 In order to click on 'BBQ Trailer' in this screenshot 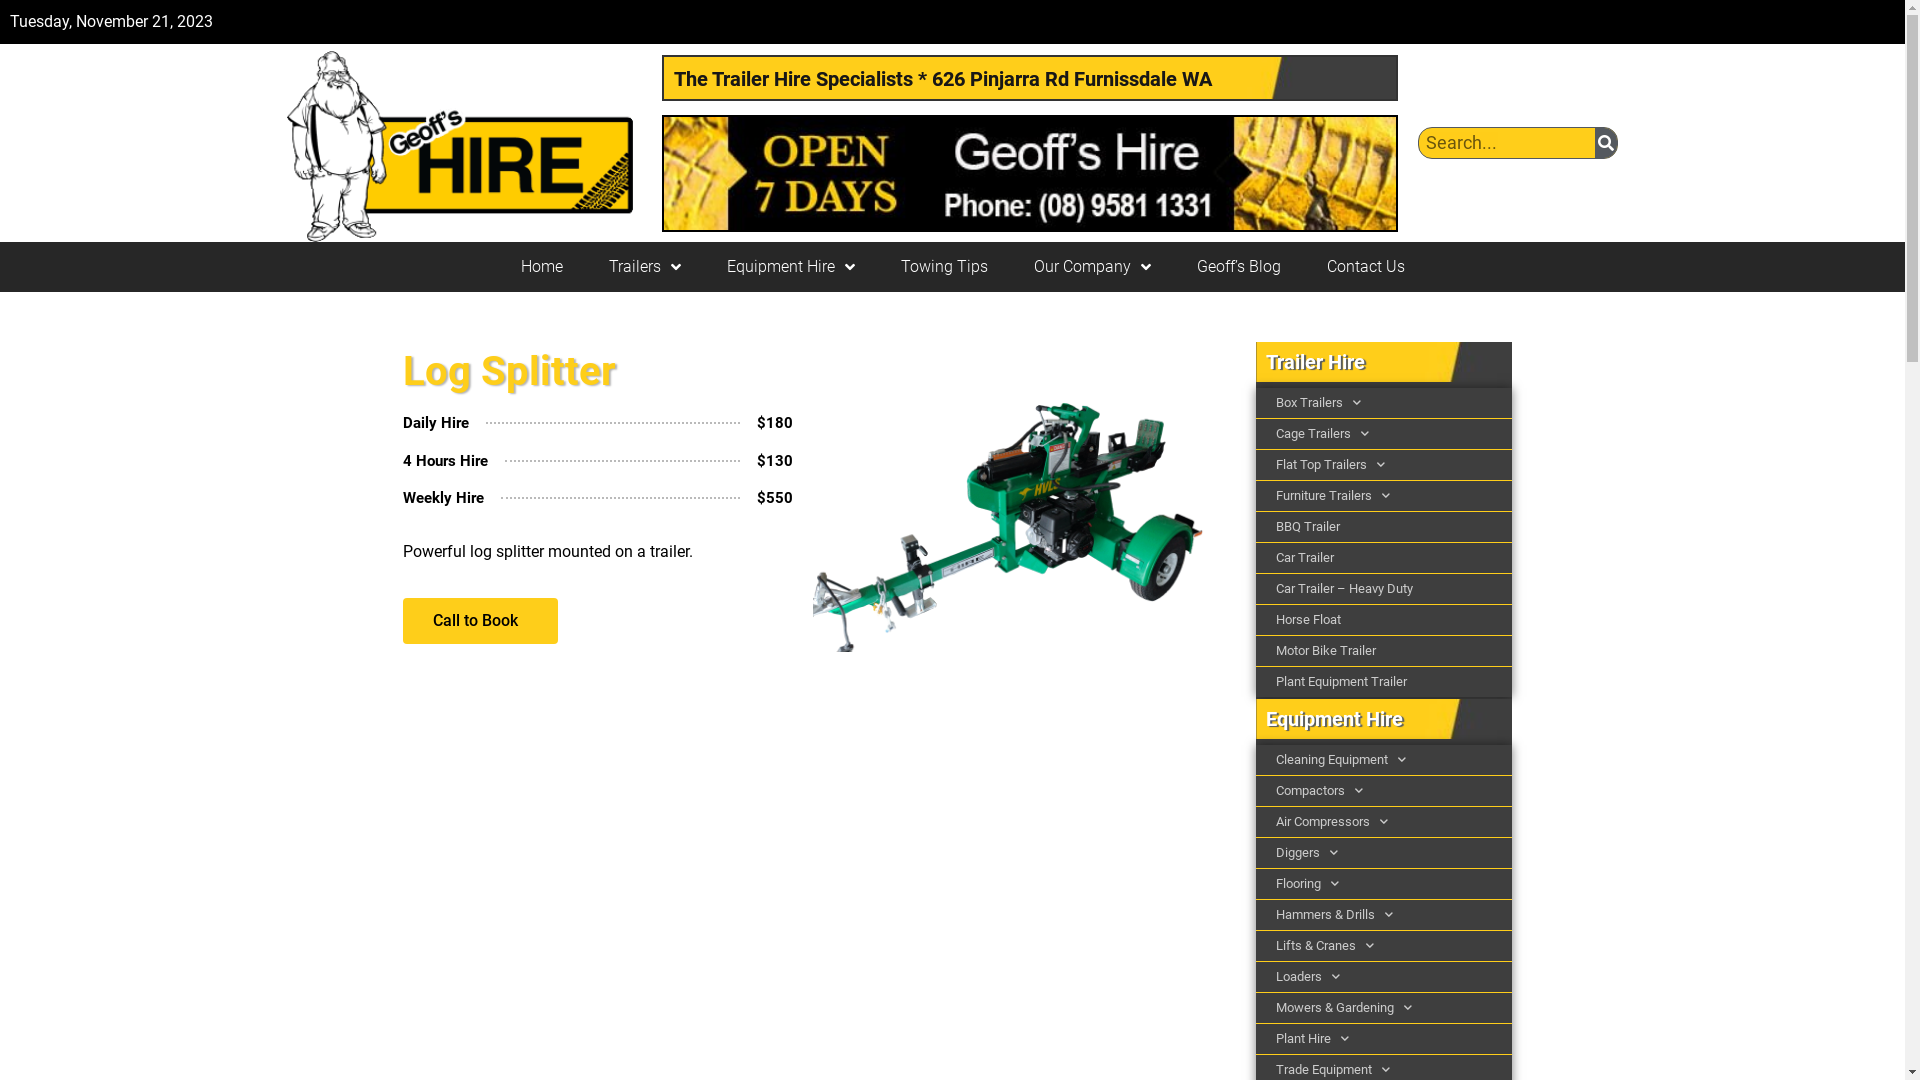, I will do `click(1382, 526)`.